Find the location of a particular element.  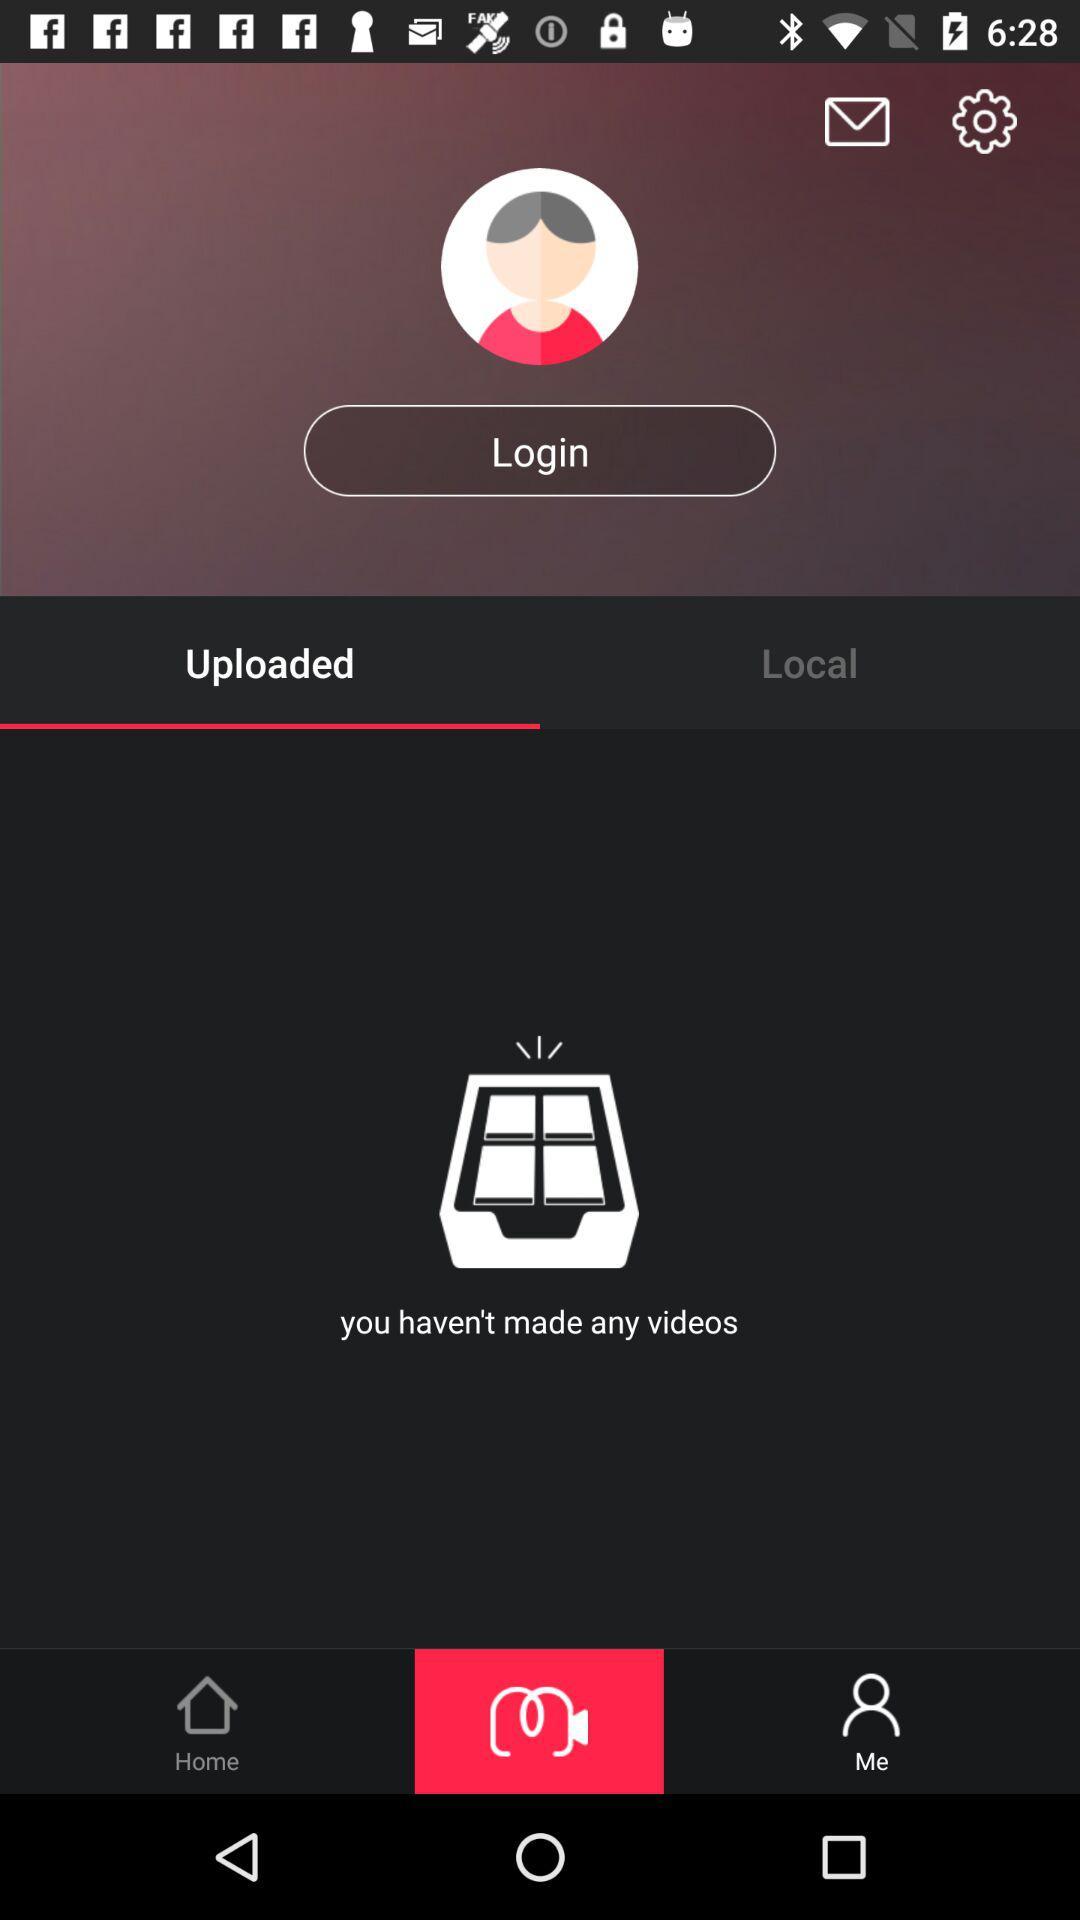

the email icon is located at coordinates (856, 120).